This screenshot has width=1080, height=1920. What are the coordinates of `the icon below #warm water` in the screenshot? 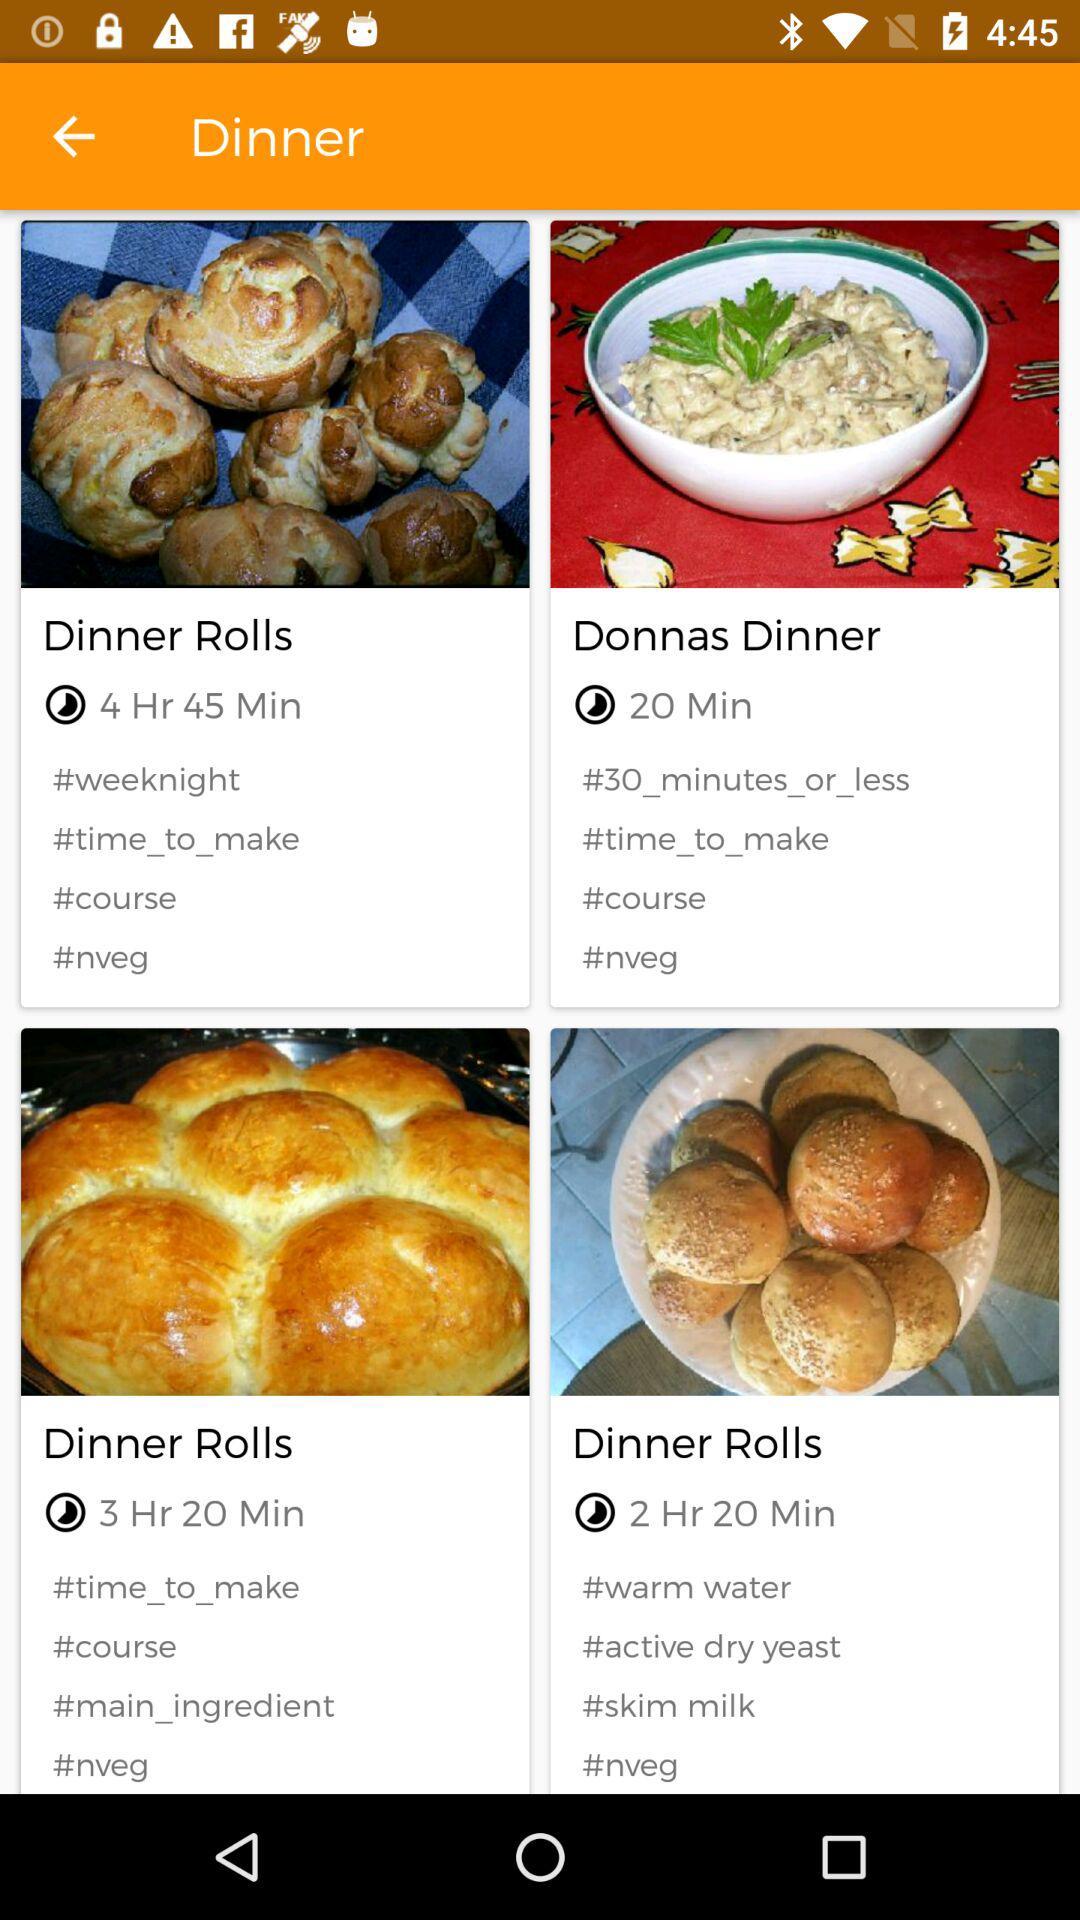 It's located at (803, 1645).